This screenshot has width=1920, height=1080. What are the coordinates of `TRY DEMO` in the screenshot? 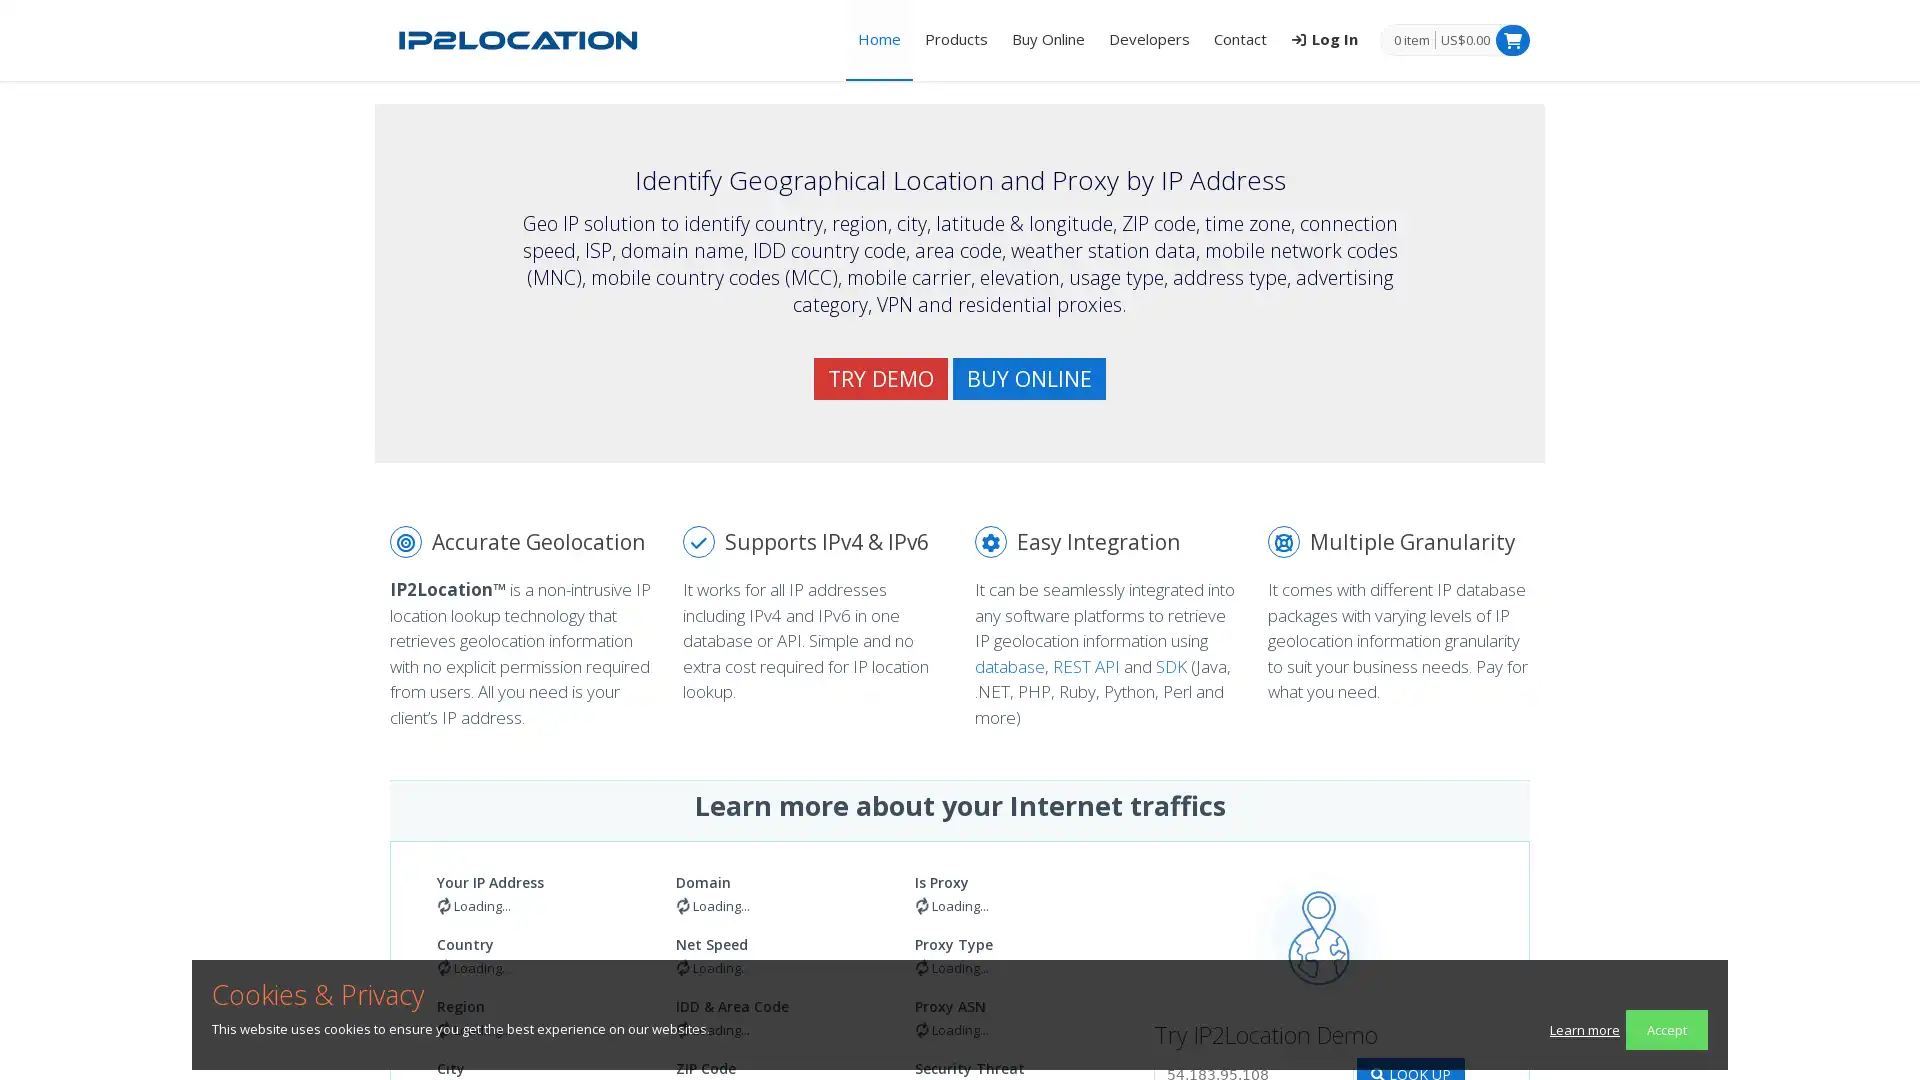 It's located at (880, 378).